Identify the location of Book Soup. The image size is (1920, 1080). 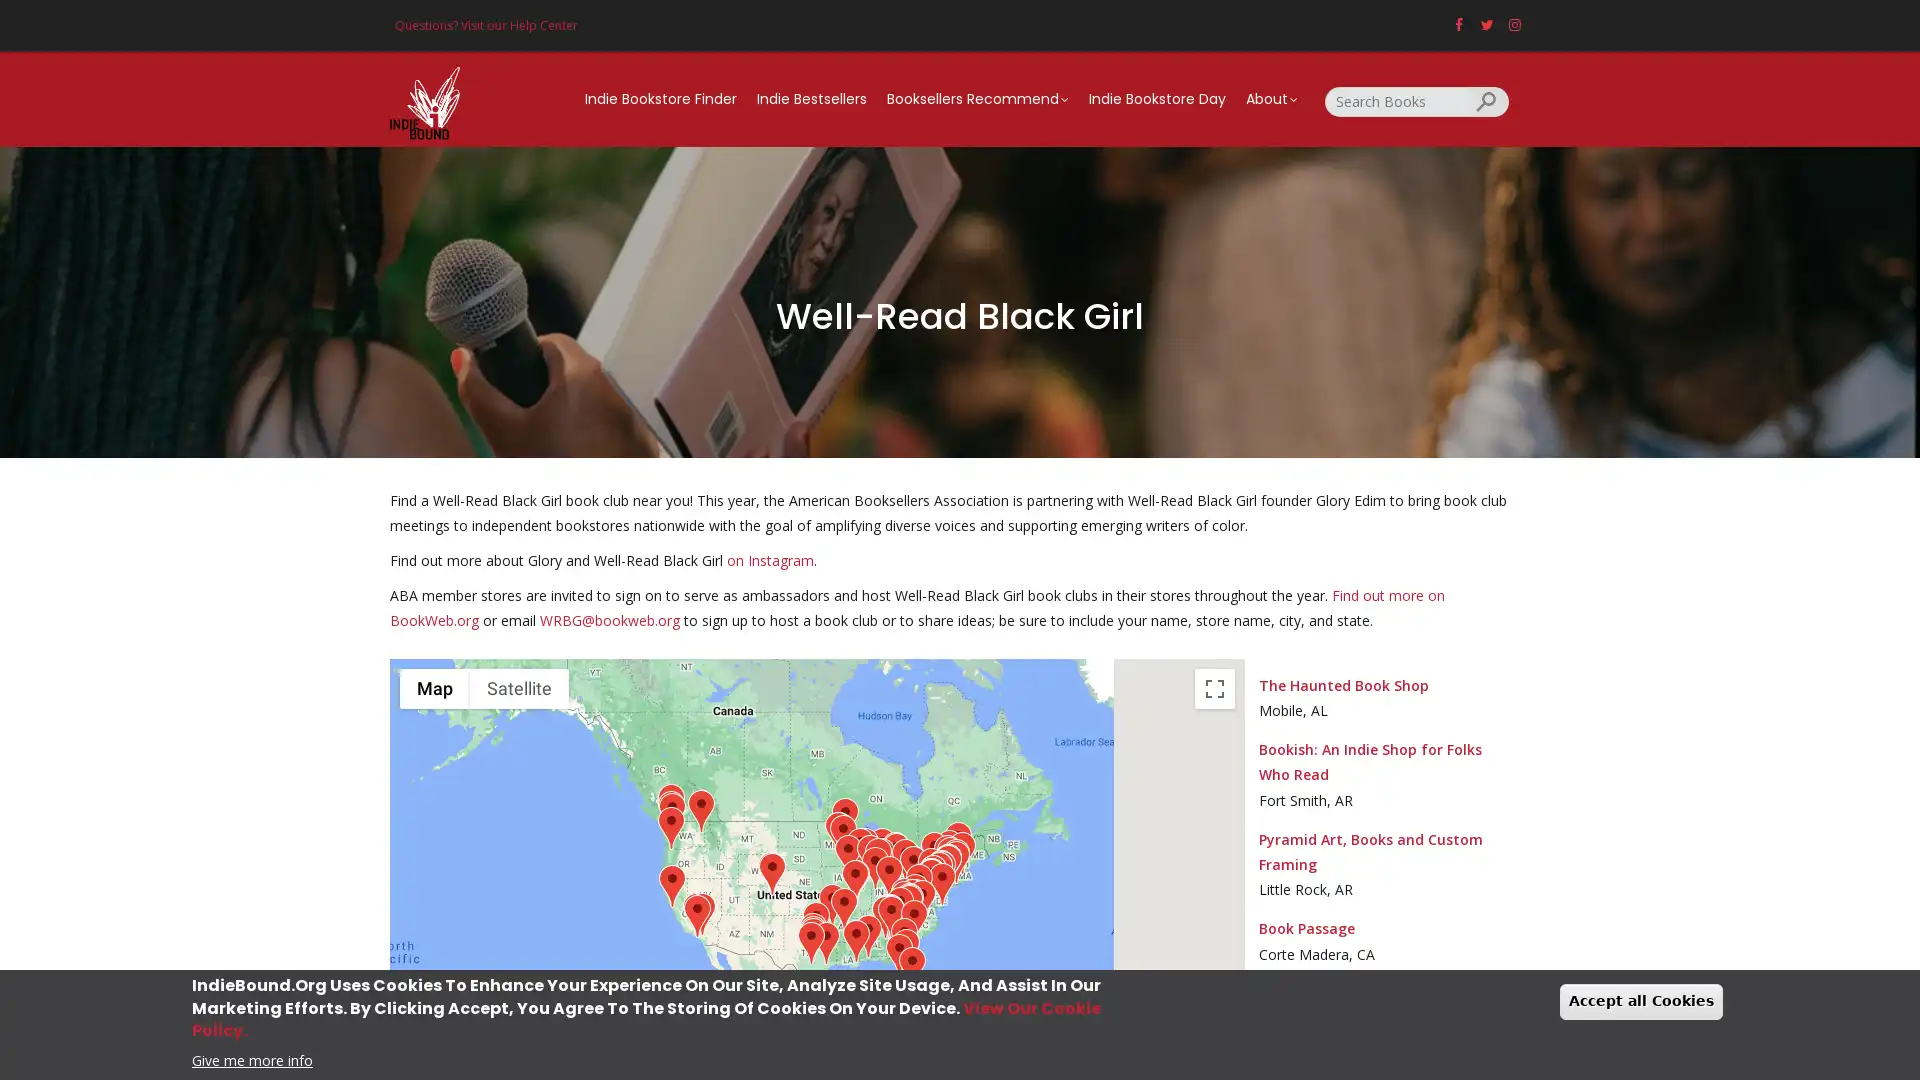
(695, 912).